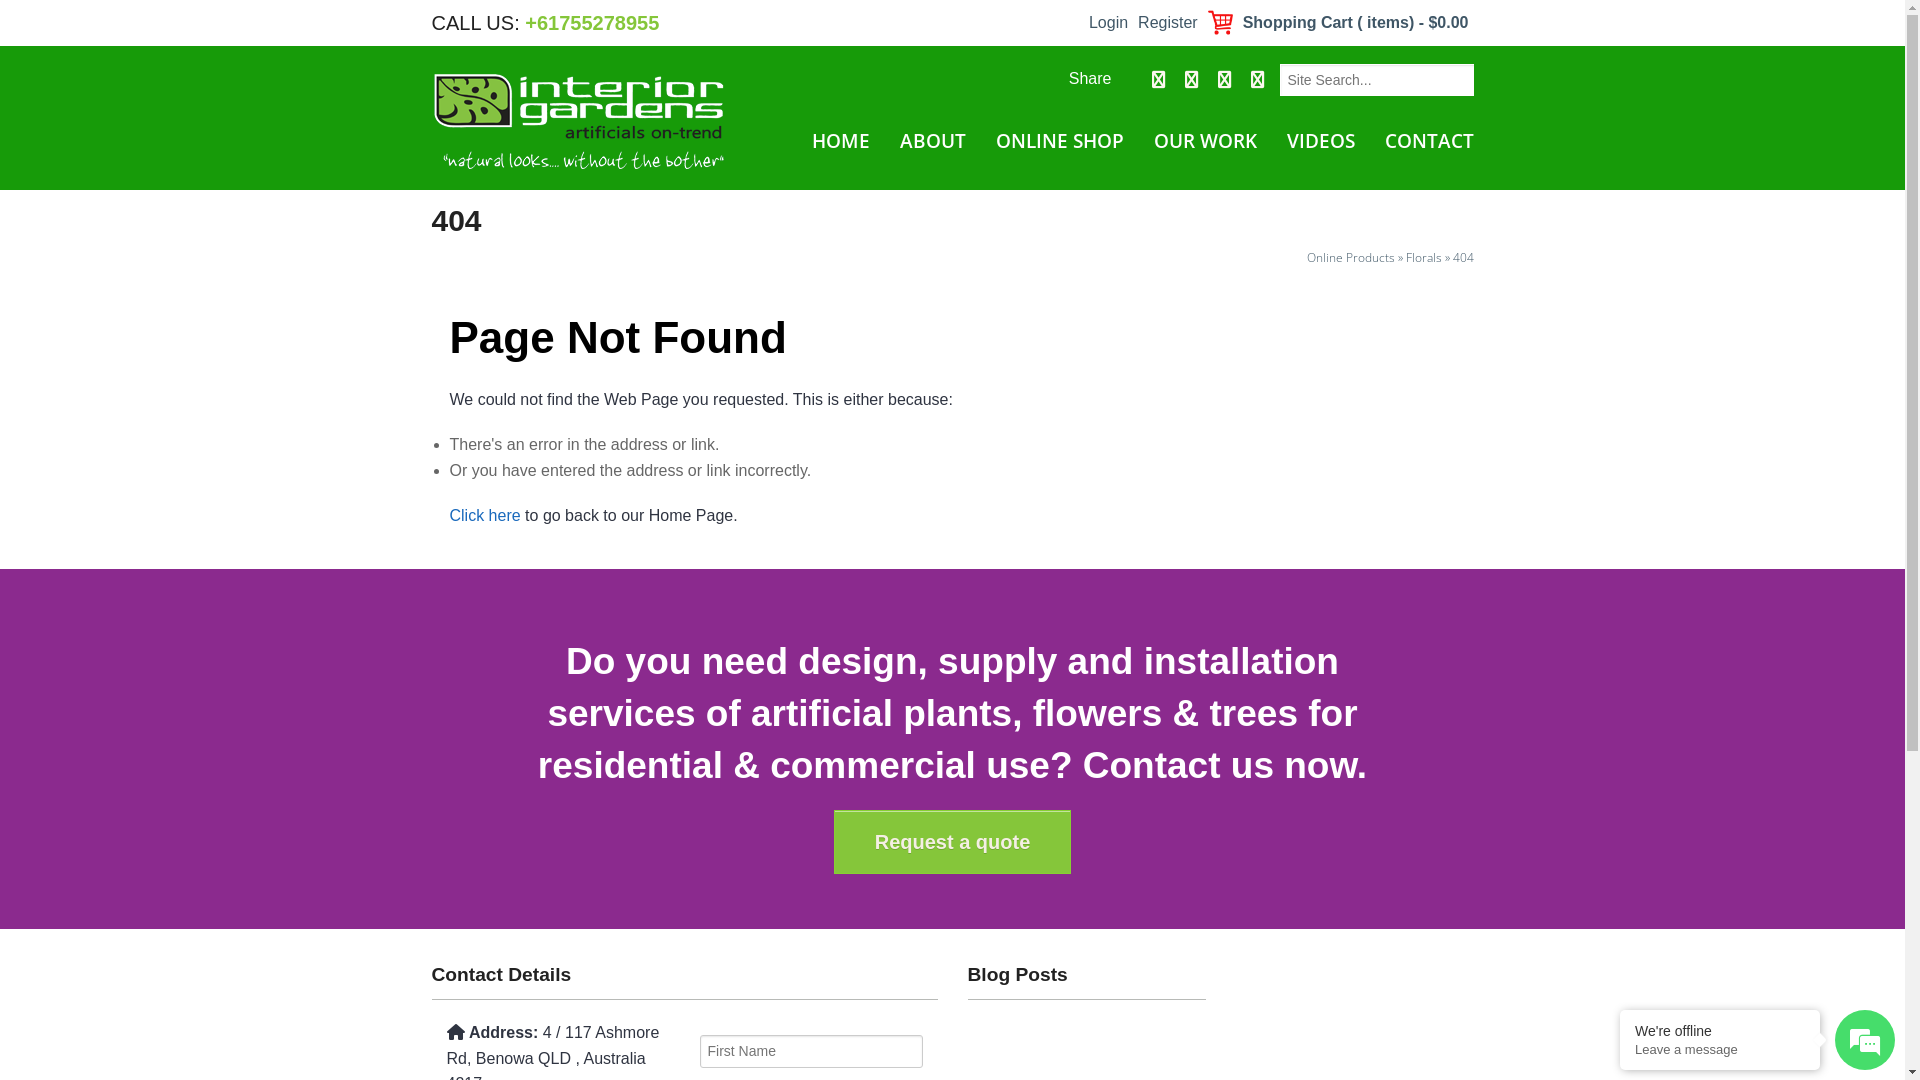 This screenshot has width=1920, height=1080. I want to click on 'Google+', so click(1223, 79).